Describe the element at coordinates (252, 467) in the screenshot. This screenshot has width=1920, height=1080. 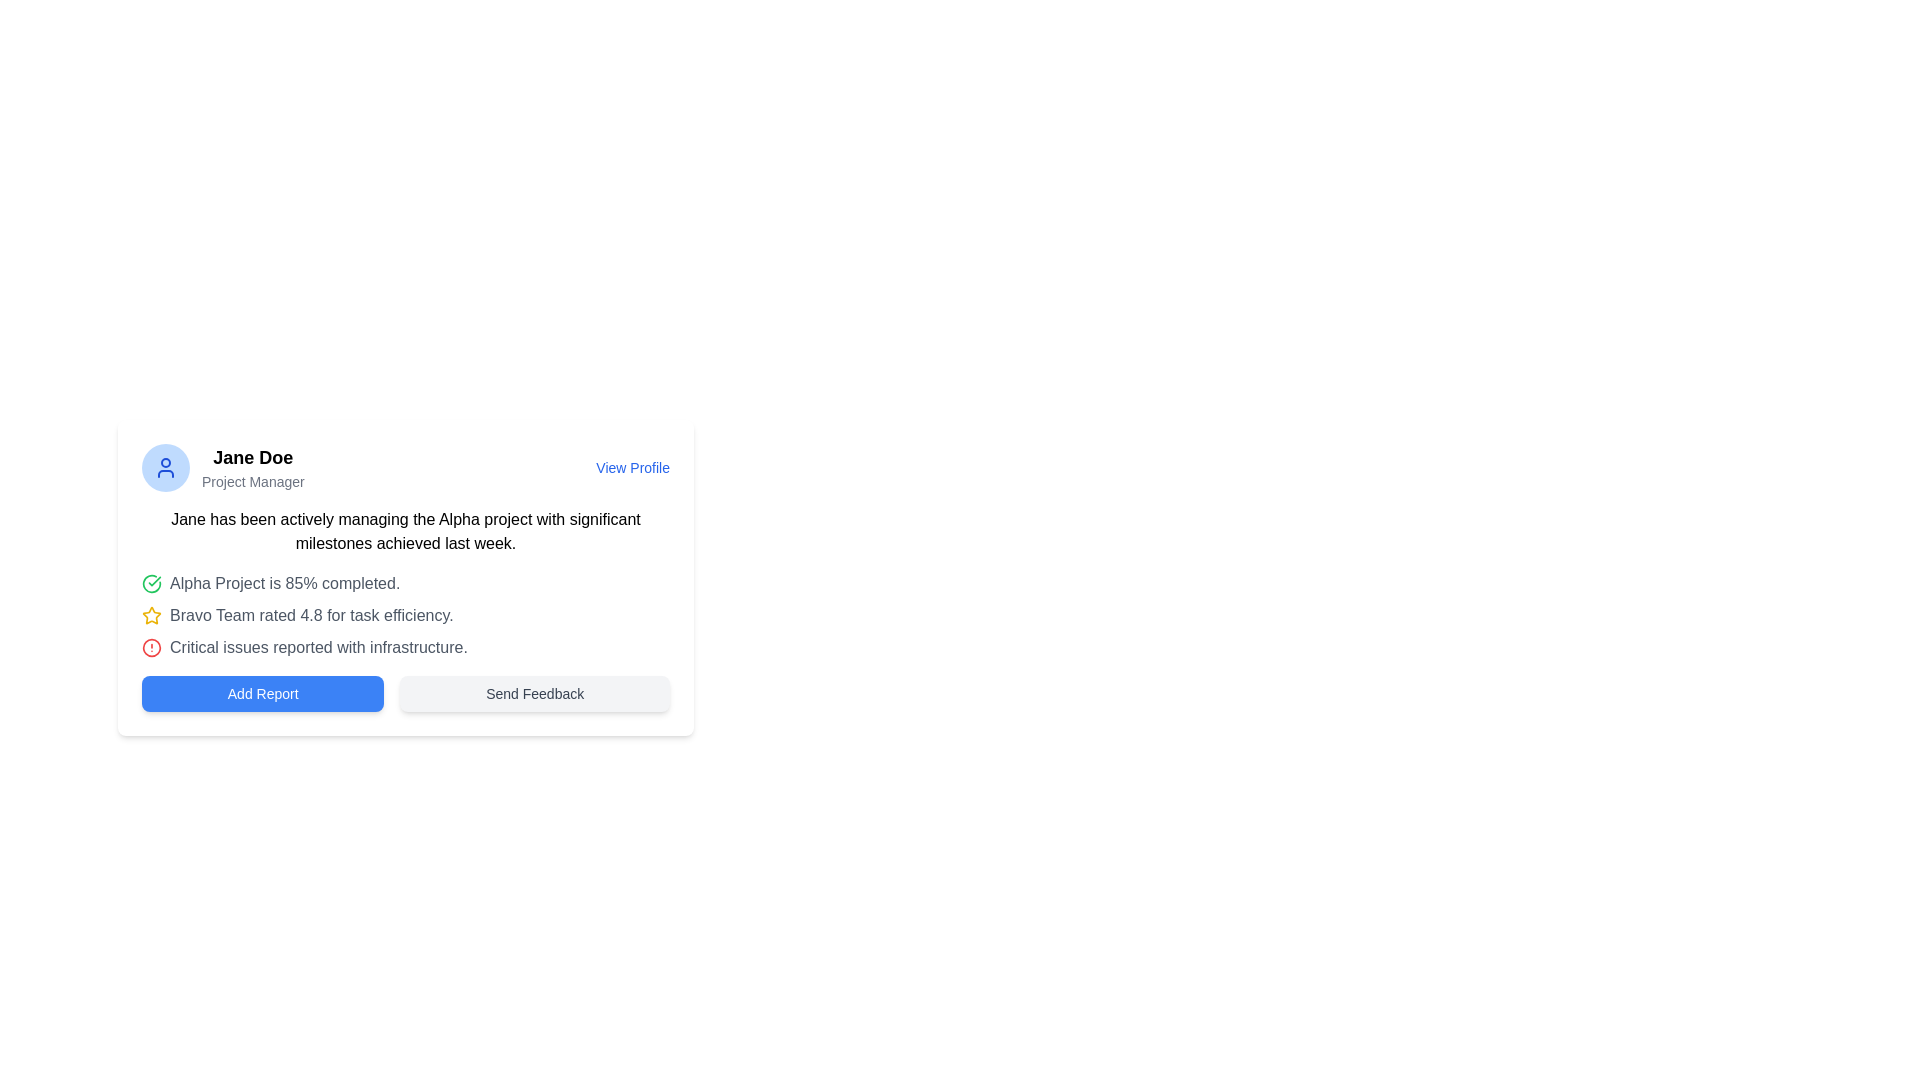
I see `the text-based label displaying 'Jane Doe' and 'Project Manager' which is centrally aligned and styled in bold and gray fonts, located at the top left area of the main content card` at that location.